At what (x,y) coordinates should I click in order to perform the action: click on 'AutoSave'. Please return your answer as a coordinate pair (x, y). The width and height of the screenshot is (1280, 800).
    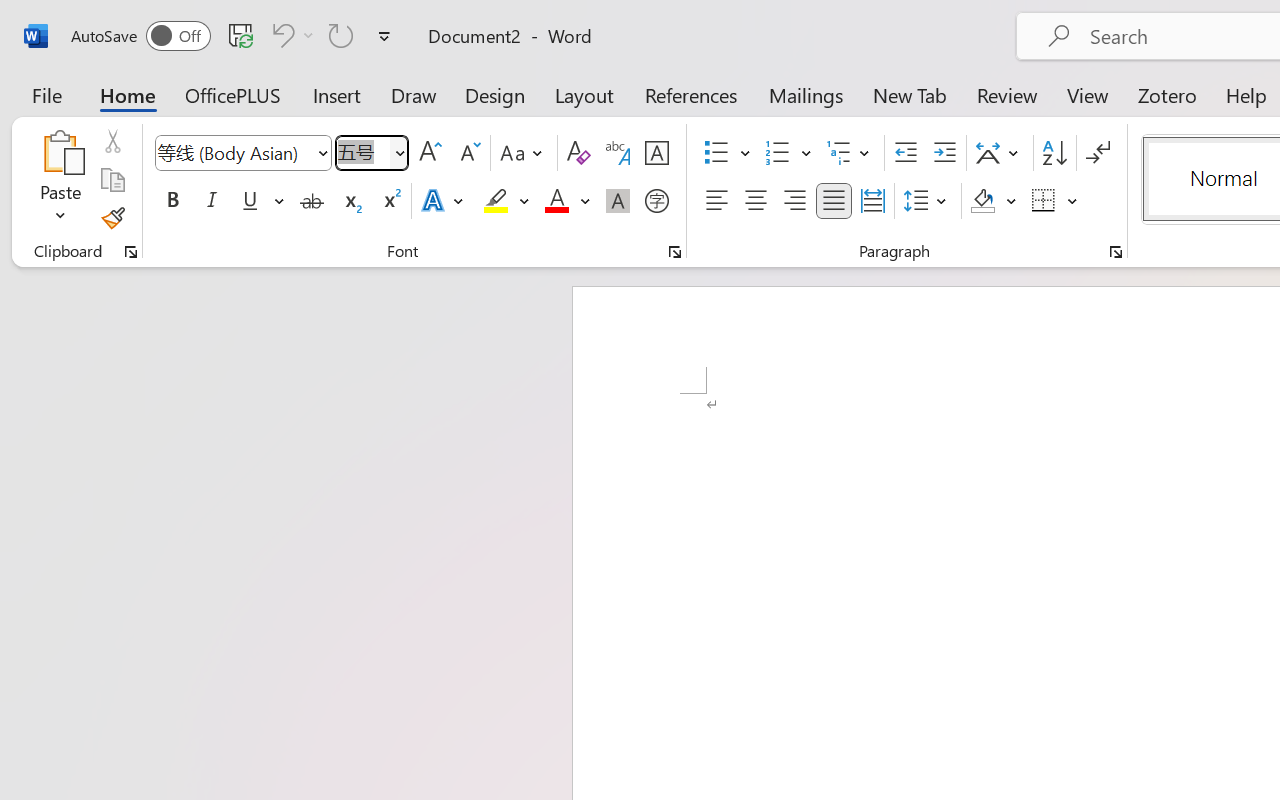
    Looking at the image, I should click on (139, 35).